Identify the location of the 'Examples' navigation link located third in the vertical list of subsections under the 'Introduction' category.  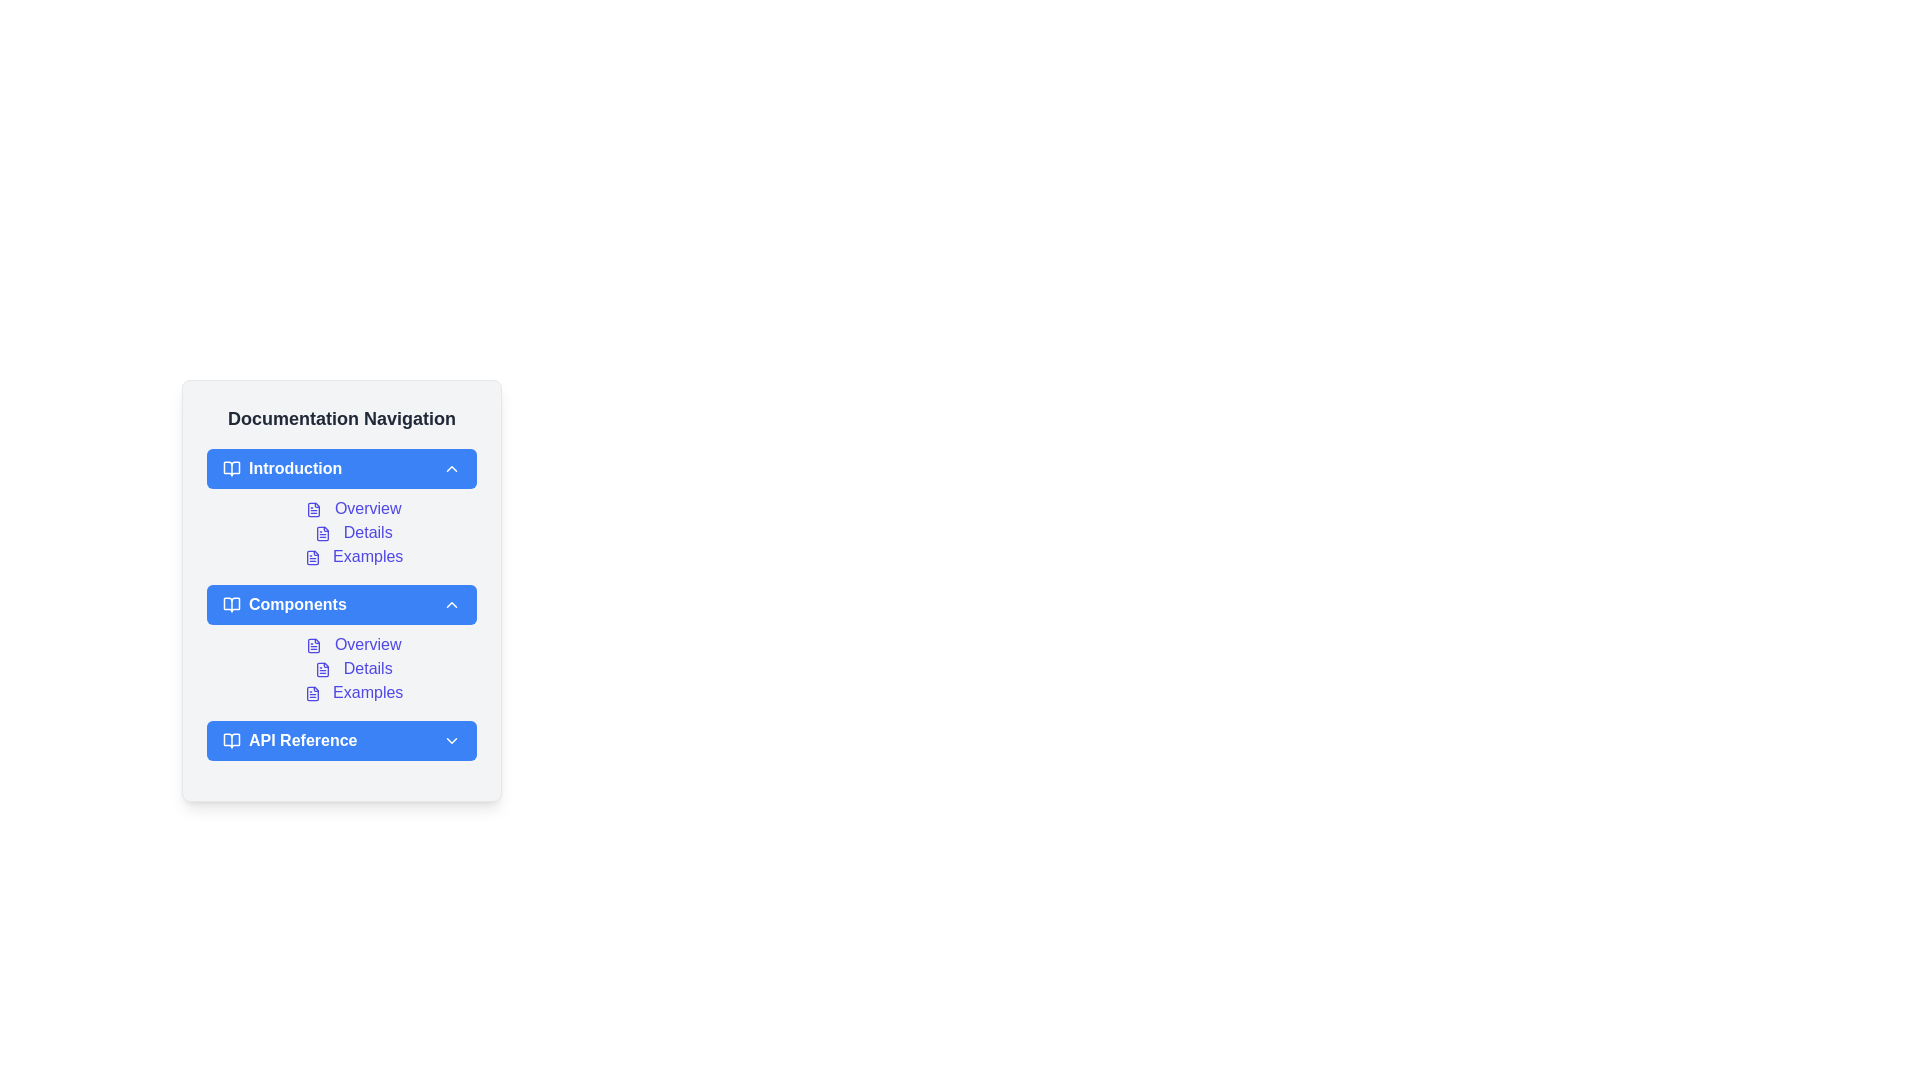
(354, 556).